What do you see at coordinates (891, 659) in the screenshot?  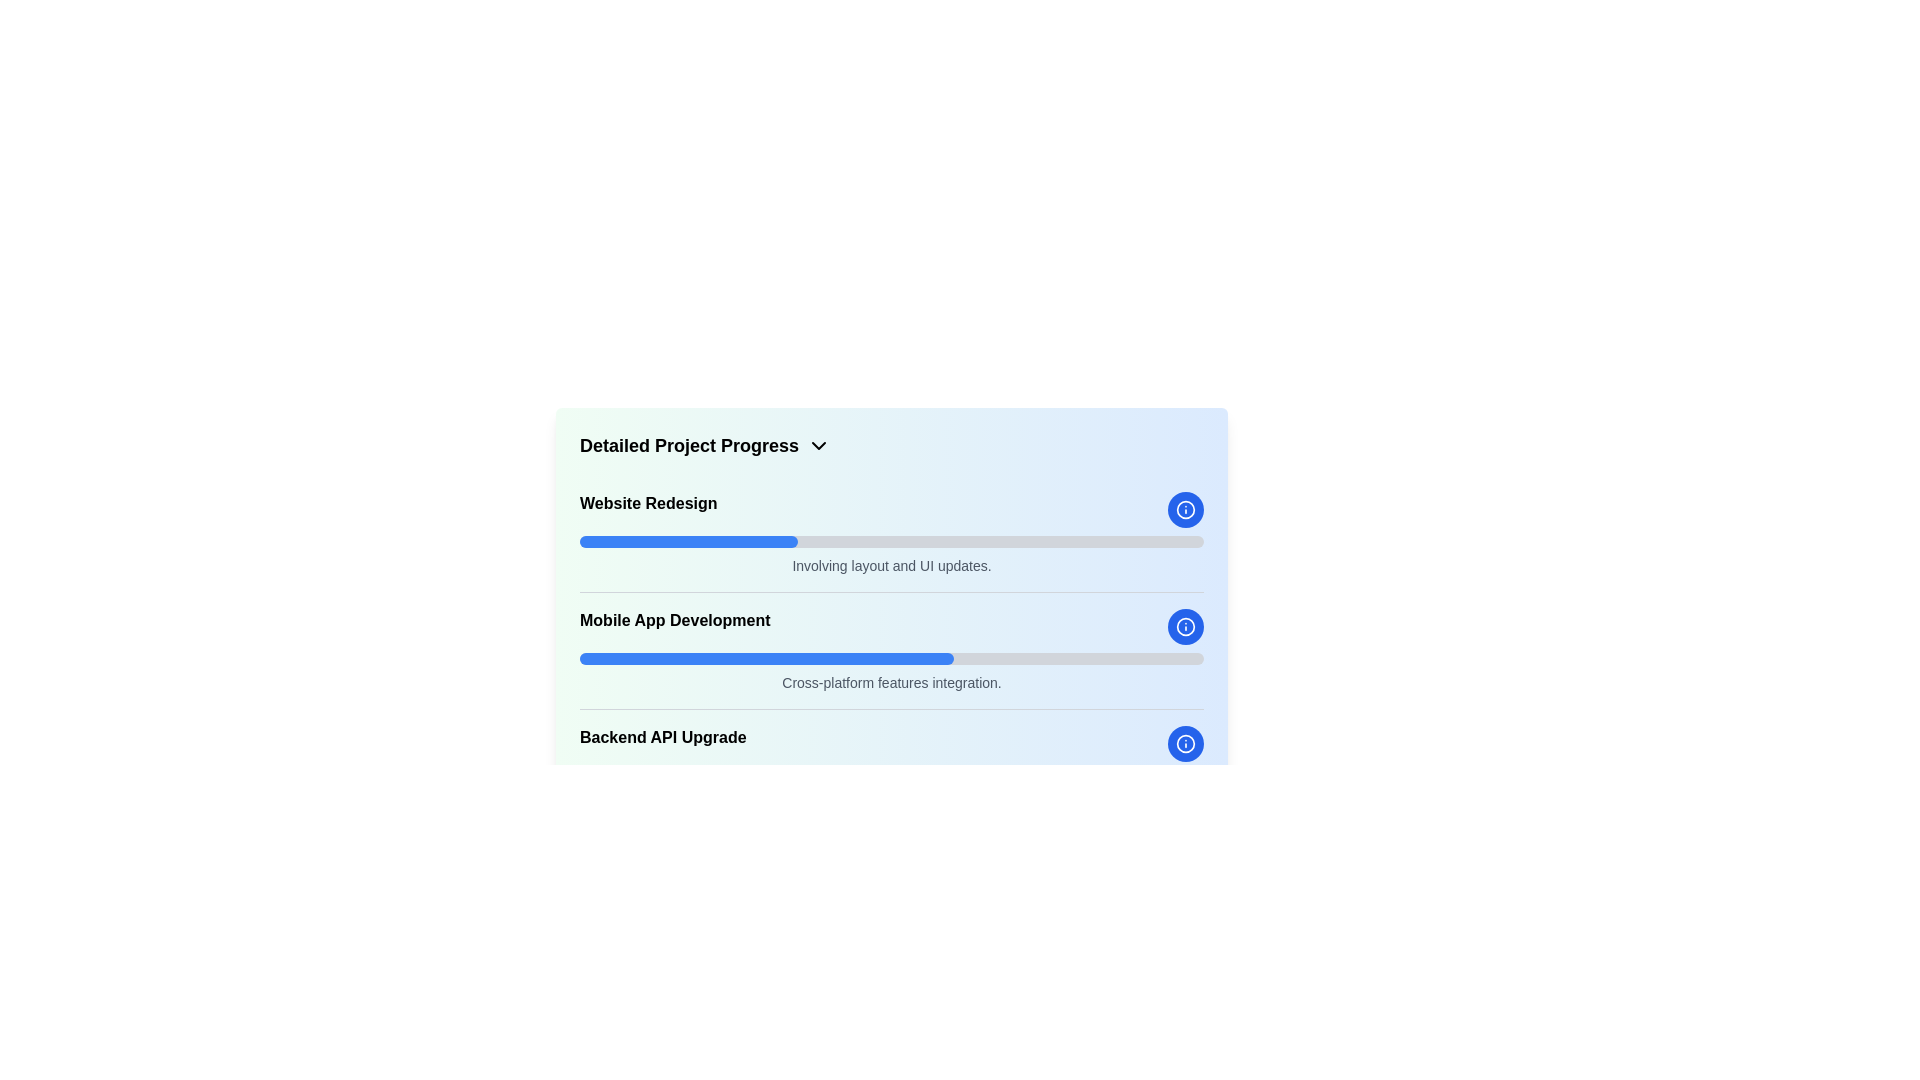 I see `the progress bar located below the 'Mobile App Development' text and above the 'Cross-platform features integration.' text` at bounding box center [891, 659].